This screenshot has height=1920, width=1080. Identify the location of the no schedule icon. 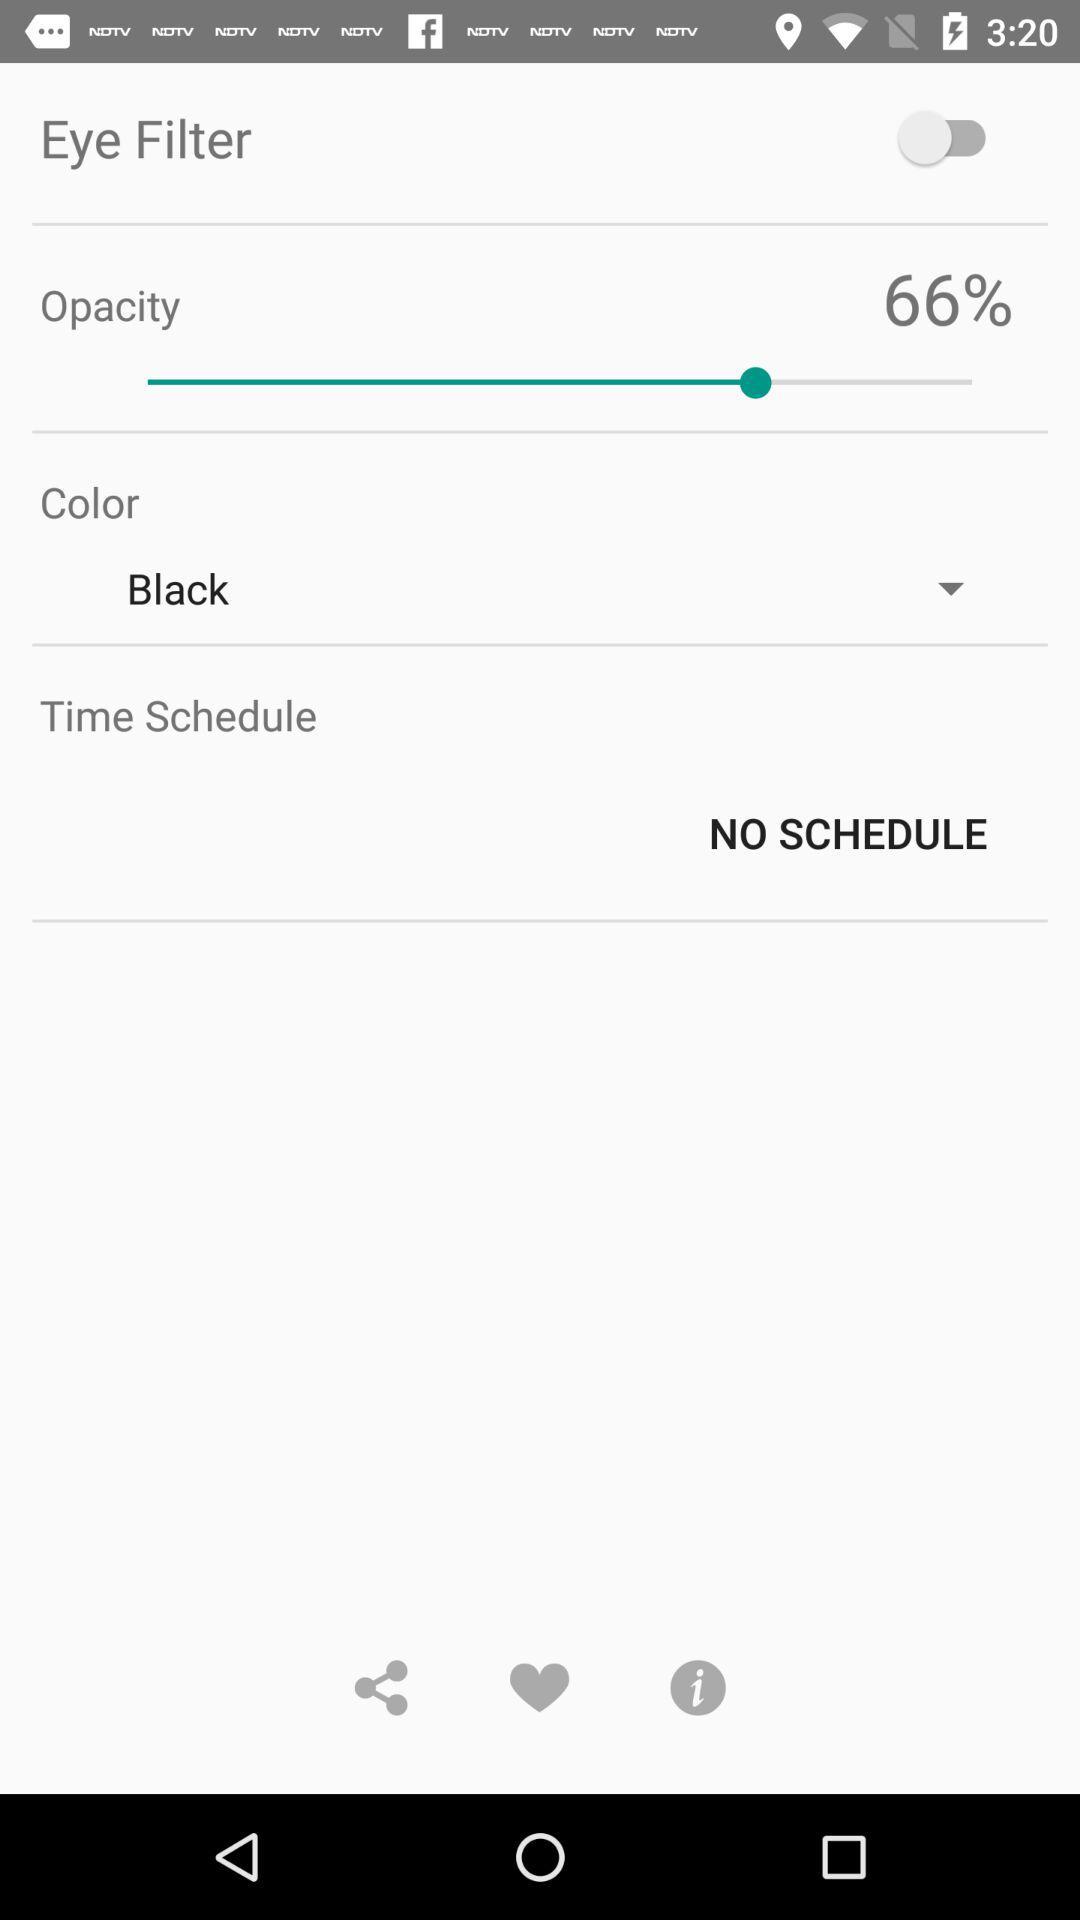
(559, 832).